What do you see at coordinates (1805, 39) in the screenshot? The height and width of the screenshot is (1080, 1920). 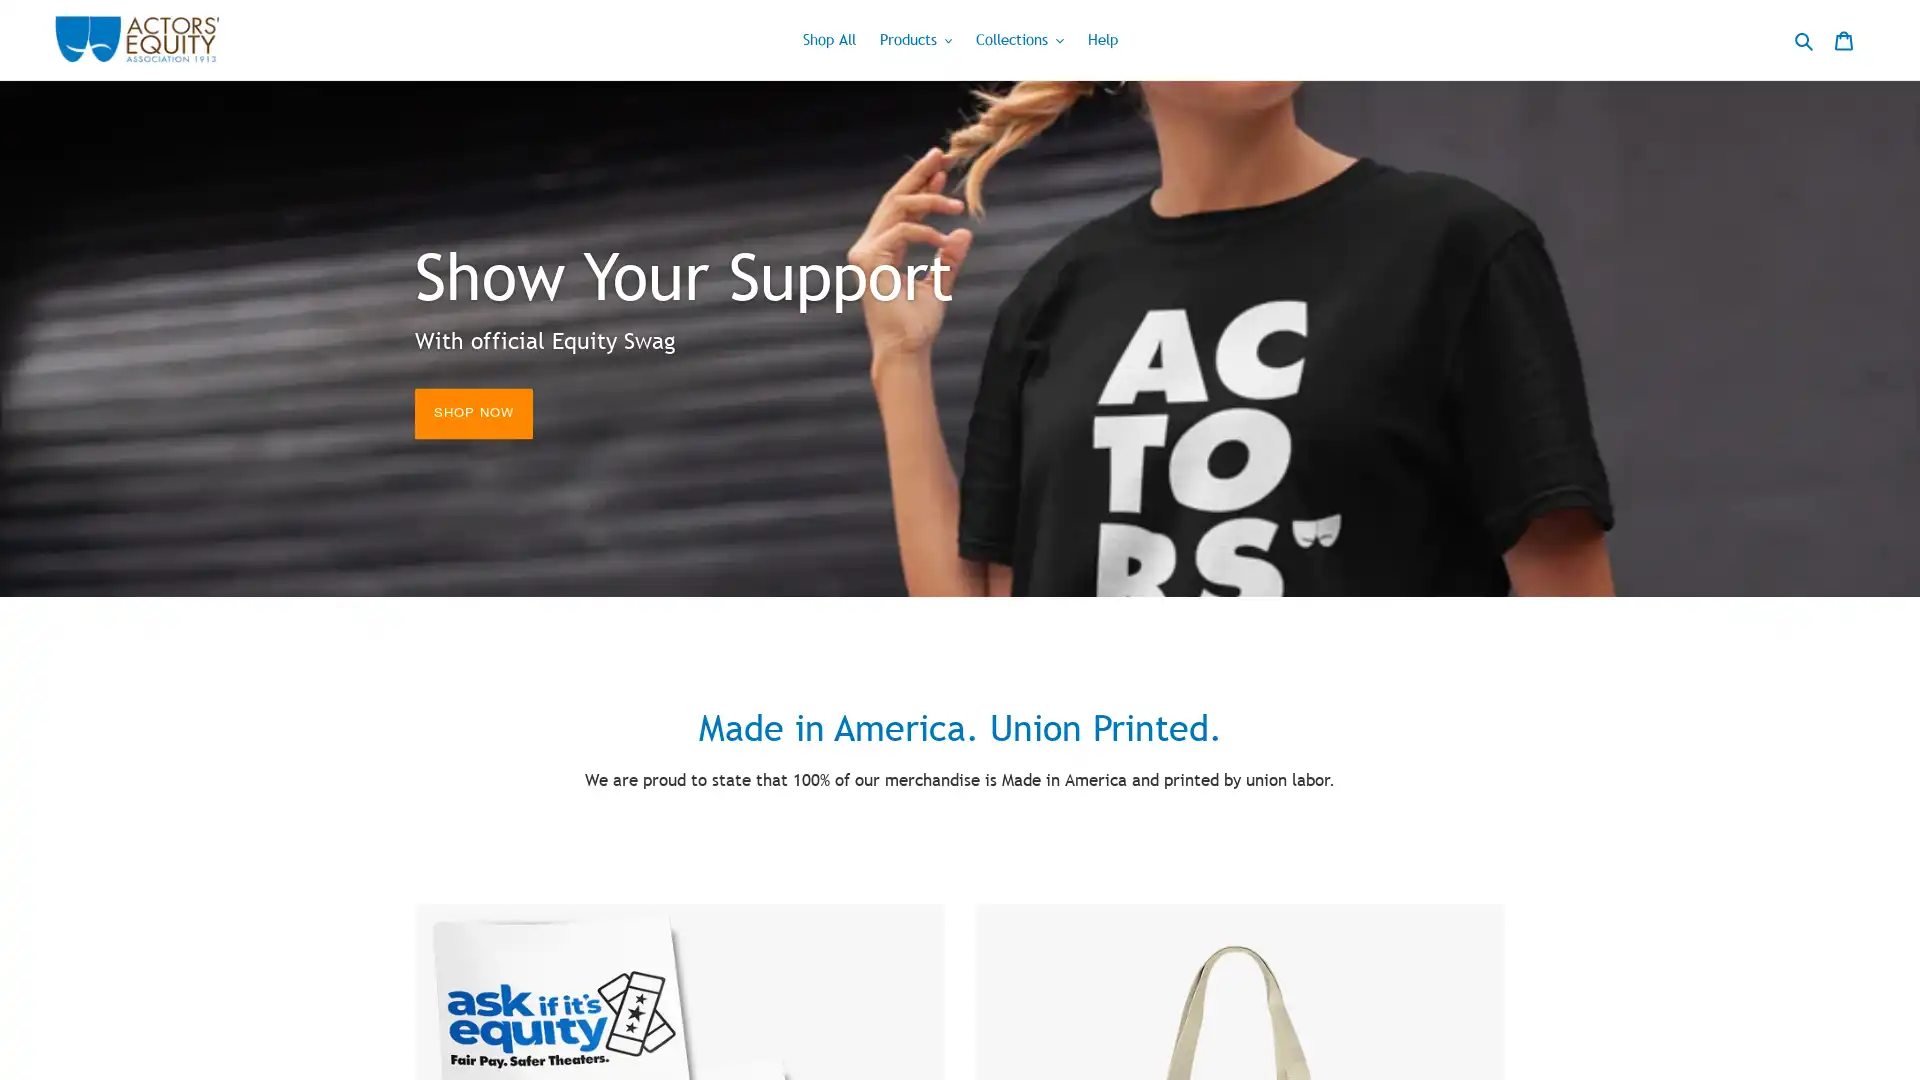 I see `Search` at bounding box center [1805, 39].